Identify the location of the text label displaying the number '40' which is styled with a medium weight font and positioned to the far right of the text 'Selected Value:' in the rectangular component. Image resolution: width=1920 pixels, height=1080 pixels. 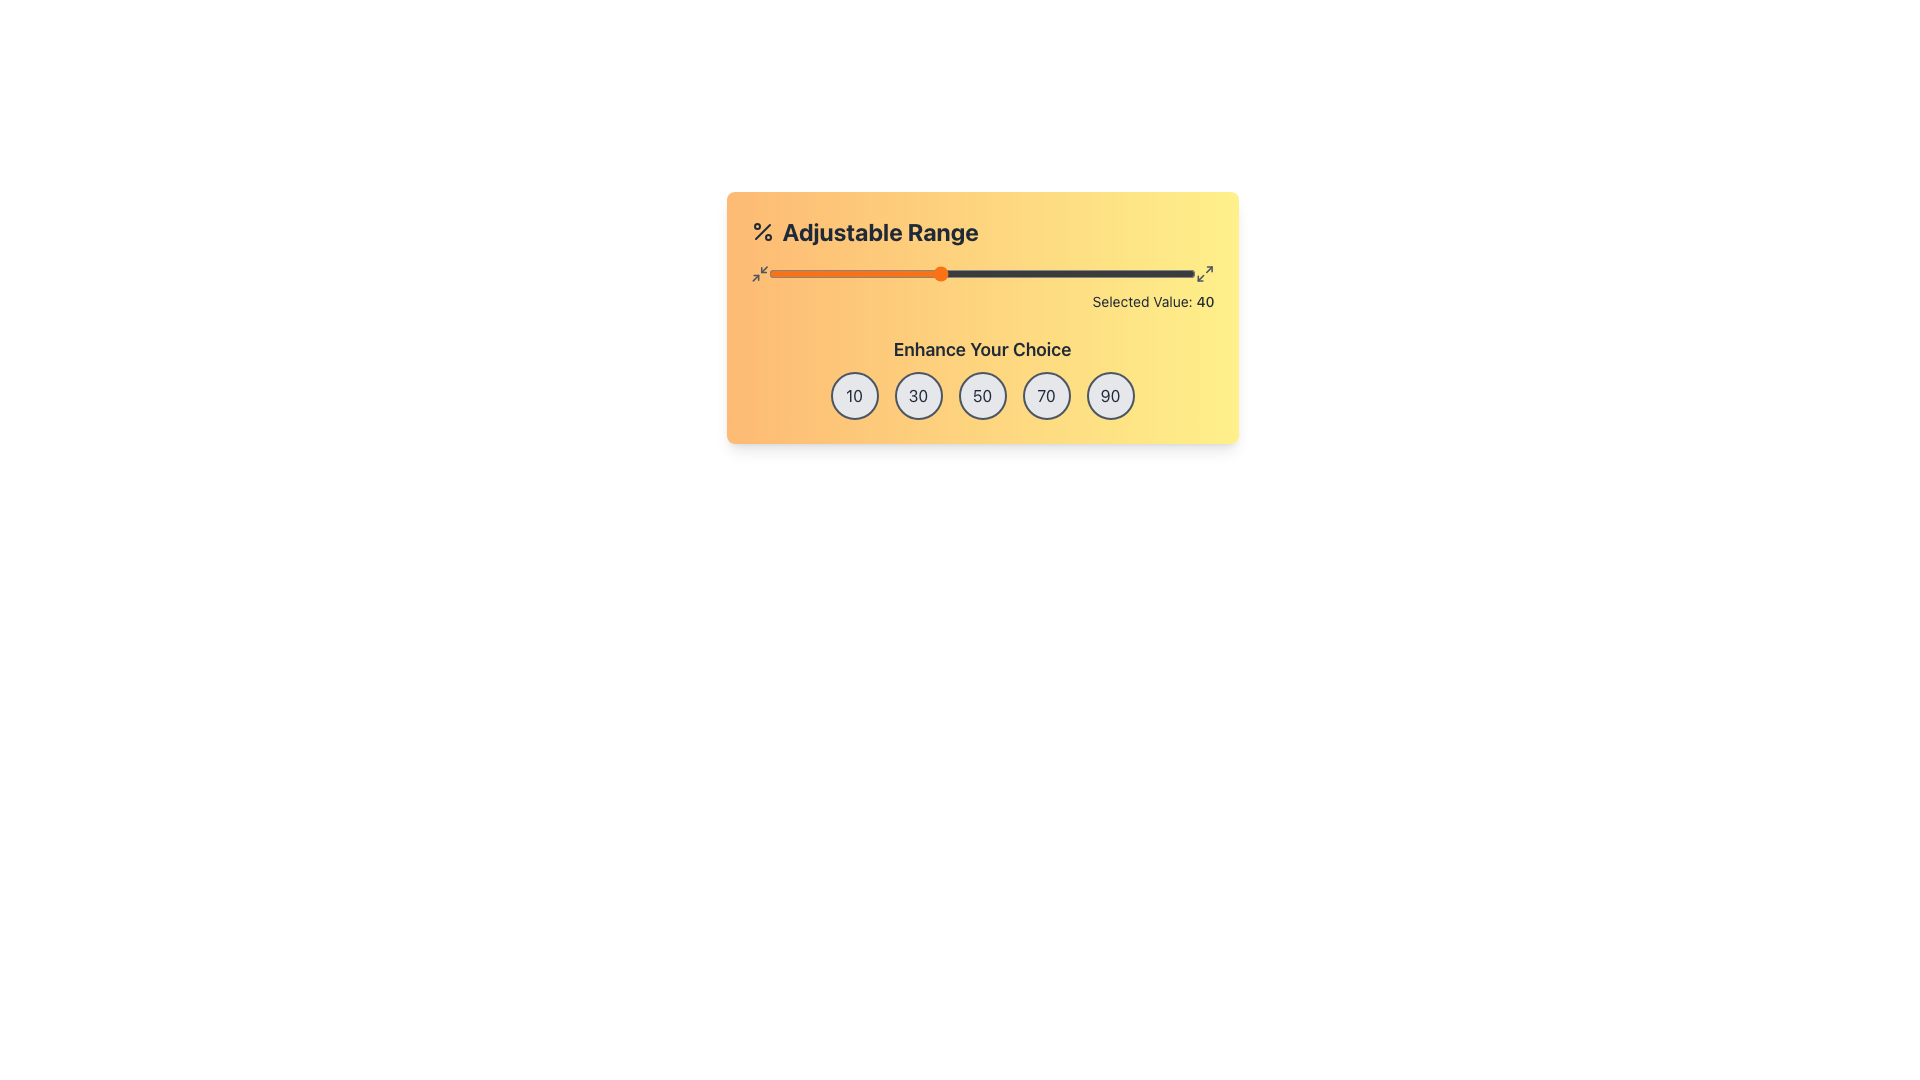
(1204, 301).